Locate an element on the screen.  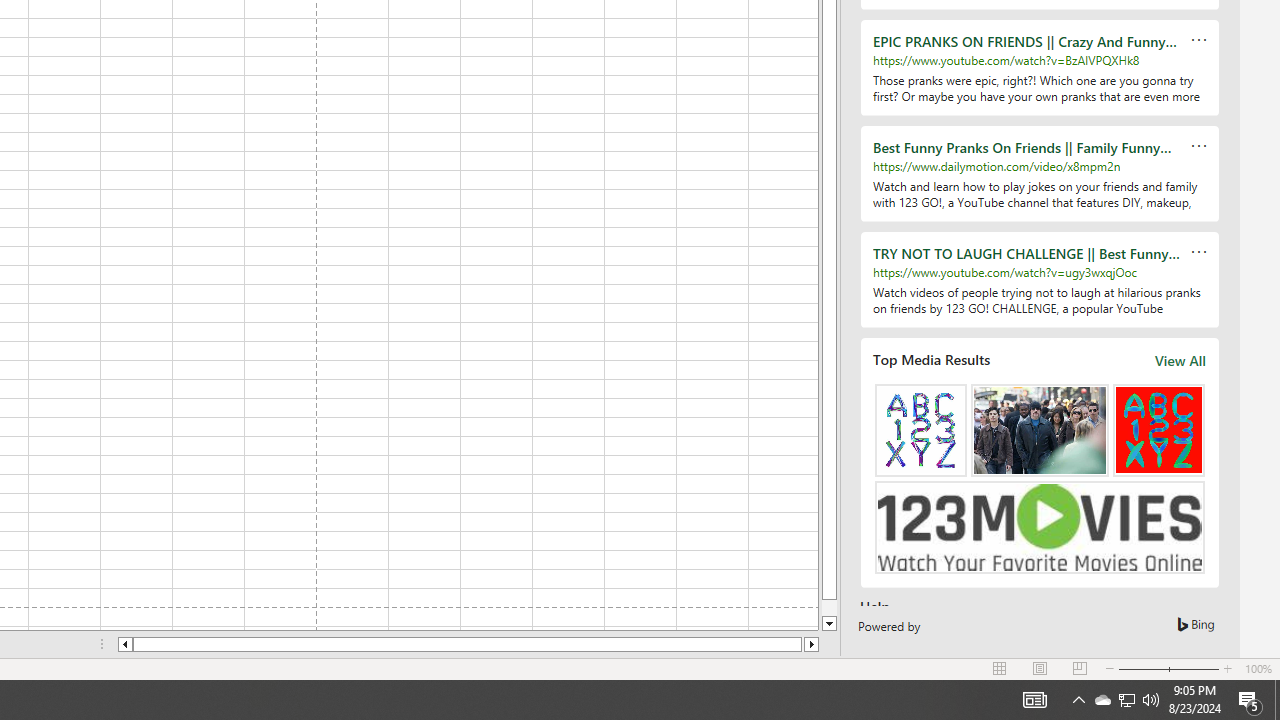
'Zoom' is located at coordinates (1168, 669).